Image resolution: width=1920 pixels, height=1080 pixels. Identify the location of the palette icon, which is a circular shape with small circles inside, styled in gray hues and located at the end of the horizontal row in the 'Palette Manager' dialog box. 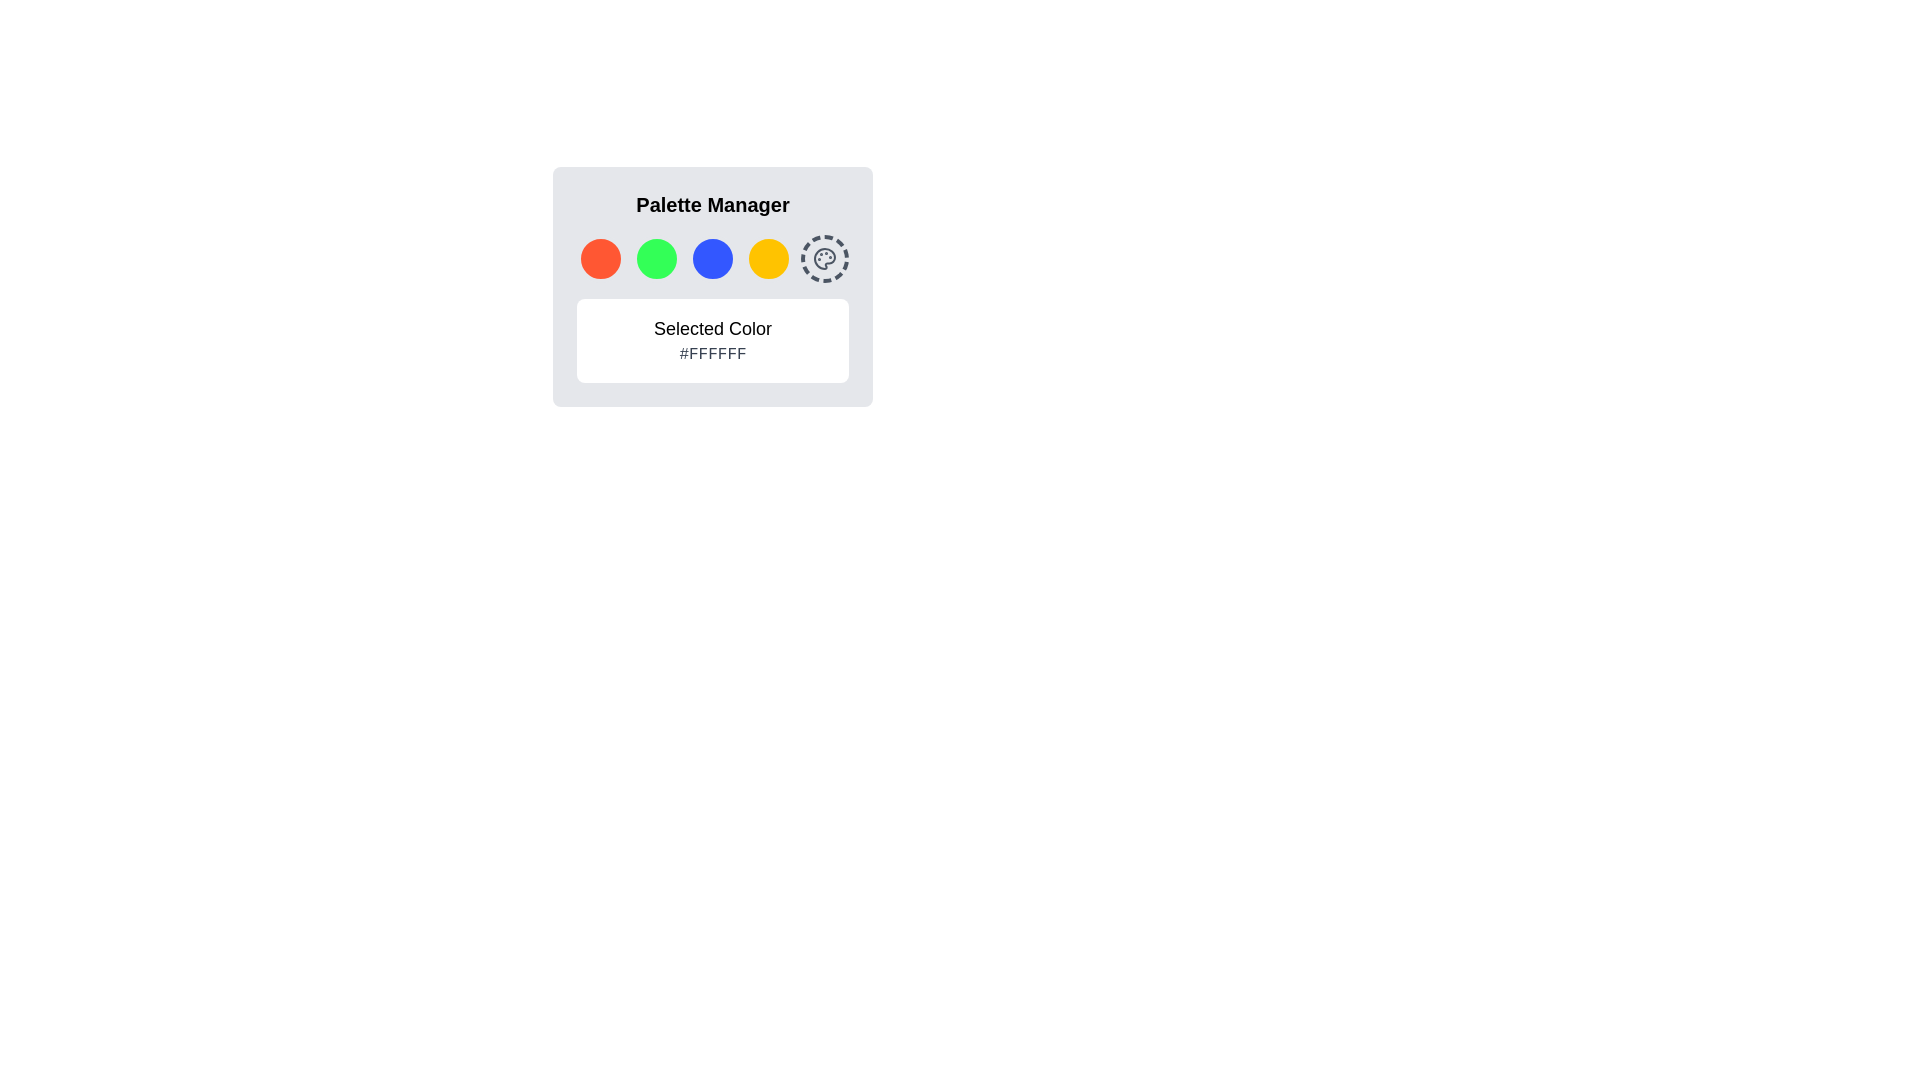
(825, 257).